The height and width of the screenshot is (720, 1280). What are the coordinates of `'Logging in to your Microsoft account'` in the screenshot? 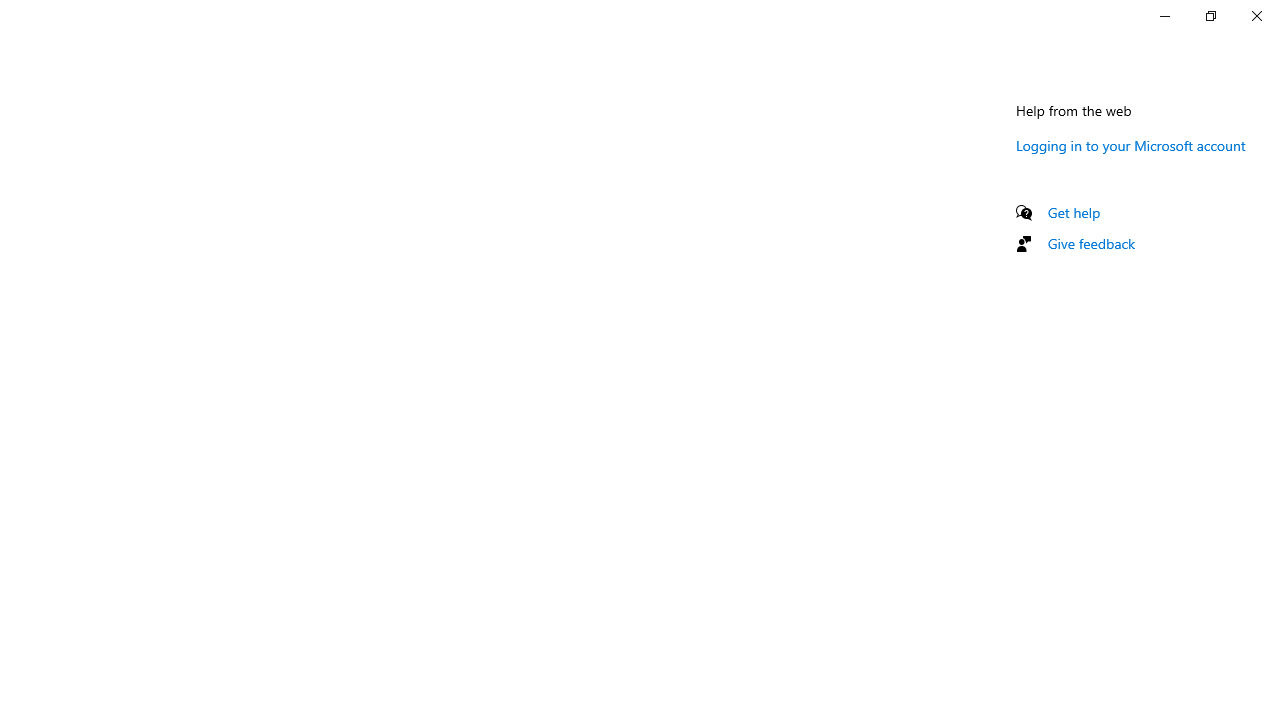 It's located at (1130, 144).